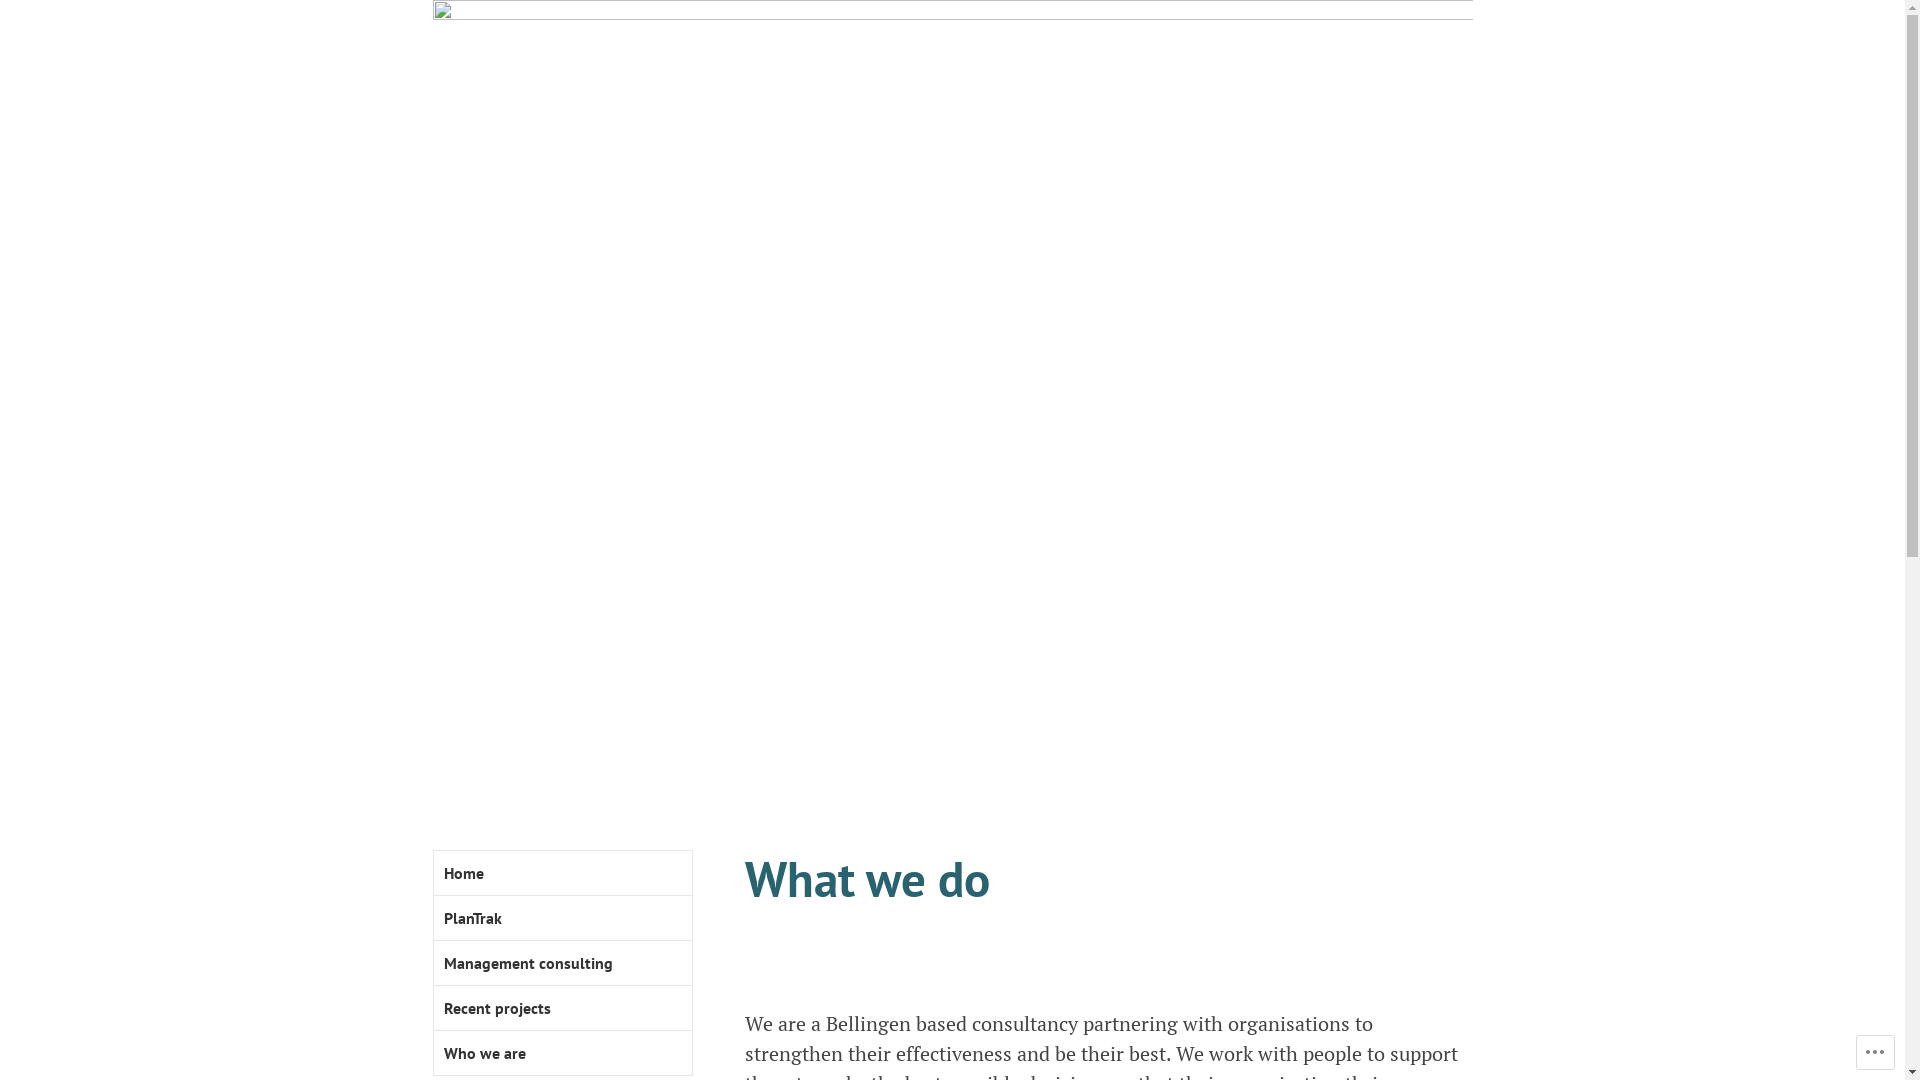 Image resolution: width=1920 pixels, height=1080 pixels. What do you see at coordinates (561, 872) in the screenshot?
I see `'Home'` at bounding box center [561, 872].